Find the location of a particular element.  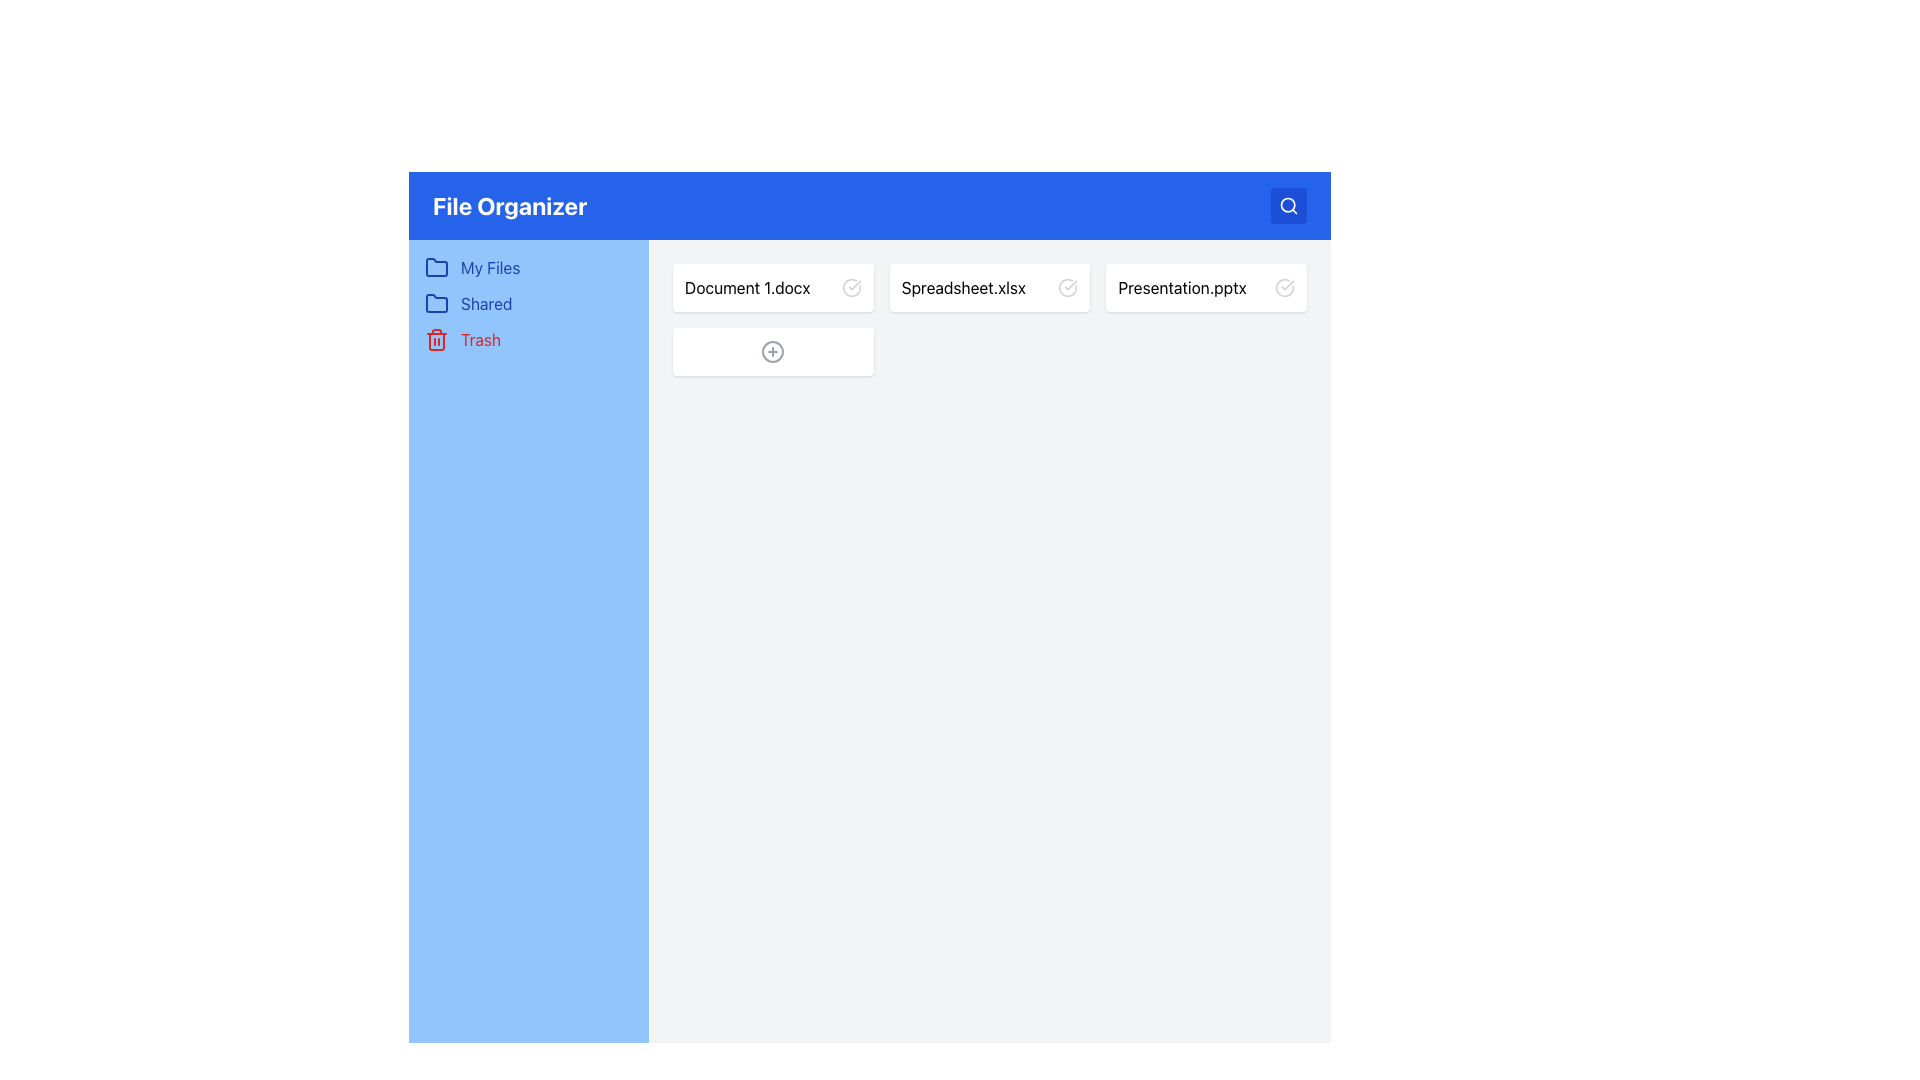

the folder icon located on the left sidebar of the File Organizer interface is located at coordinates (435, 304).